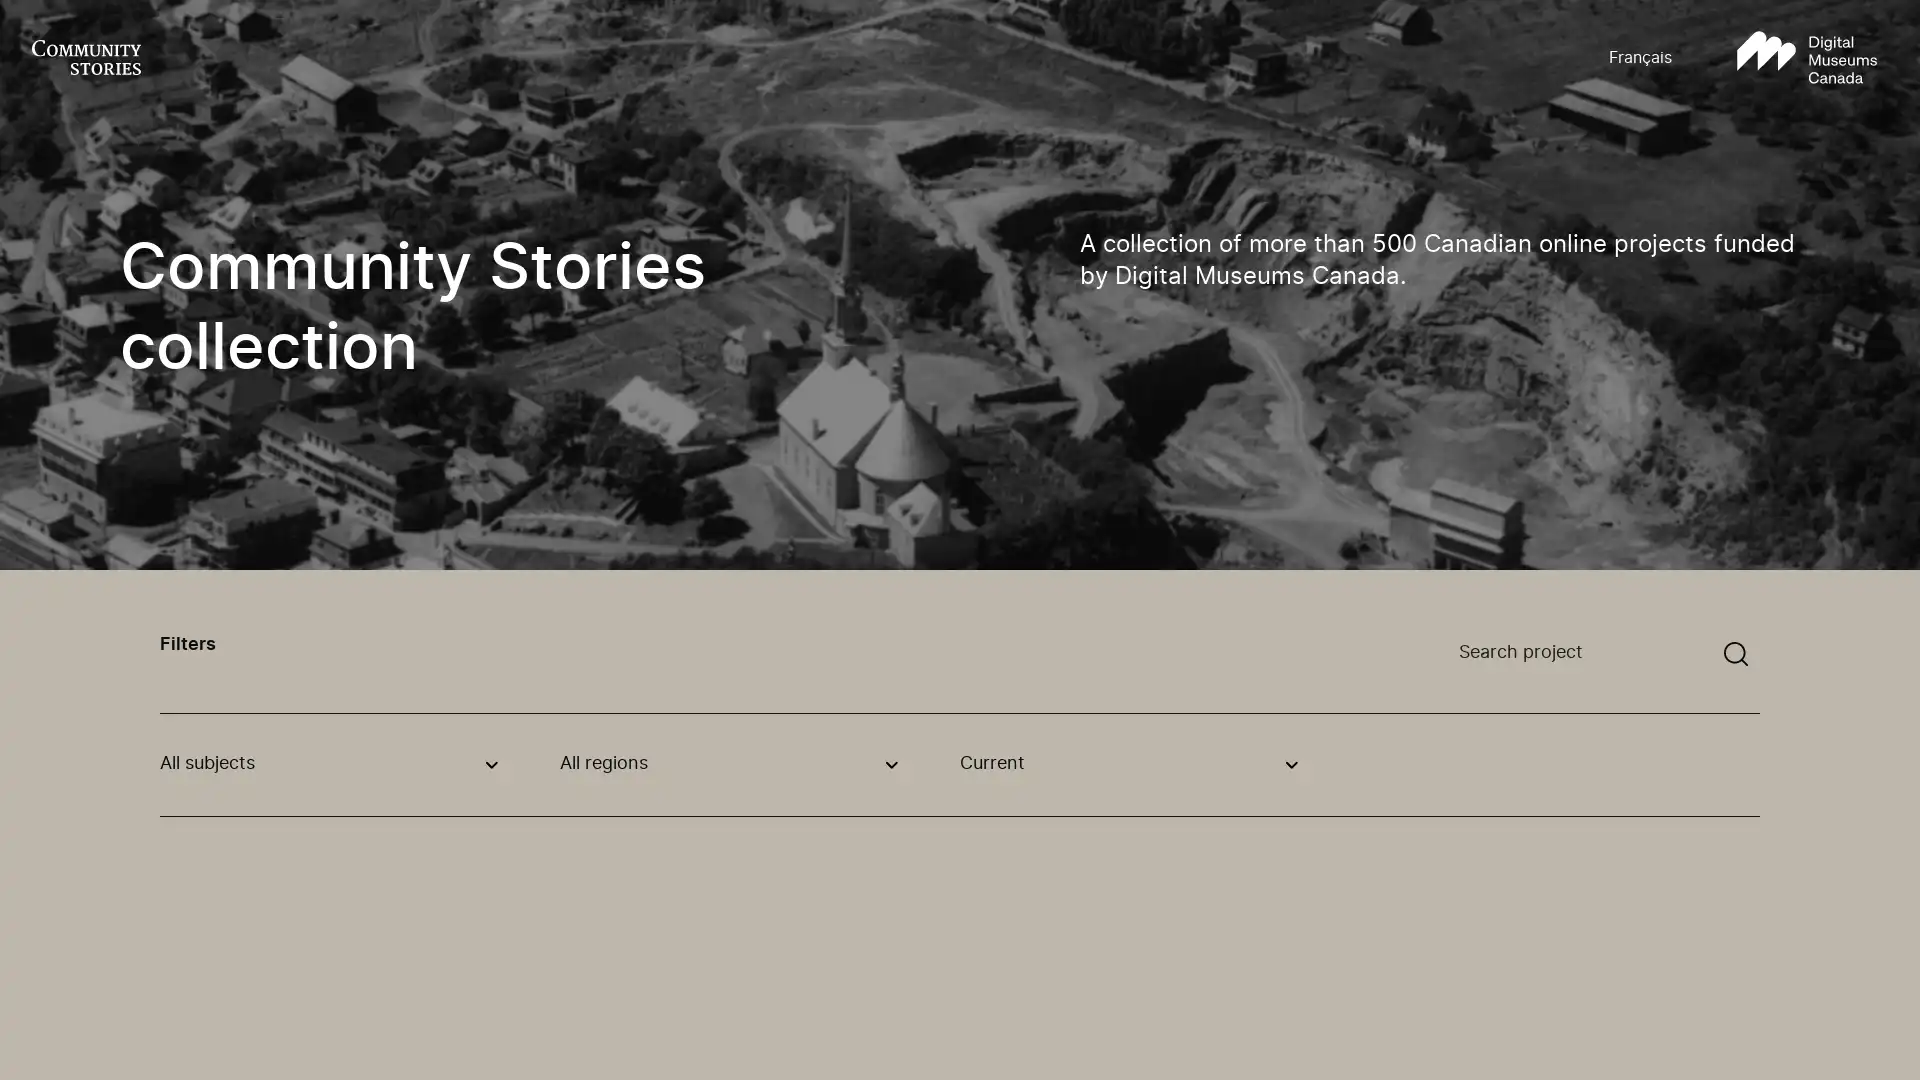 The height and width of the screenshot is (1080, 1920). Describe the element at coordinates (1735, 654) in the screenshot. I see `Submit` at that location.